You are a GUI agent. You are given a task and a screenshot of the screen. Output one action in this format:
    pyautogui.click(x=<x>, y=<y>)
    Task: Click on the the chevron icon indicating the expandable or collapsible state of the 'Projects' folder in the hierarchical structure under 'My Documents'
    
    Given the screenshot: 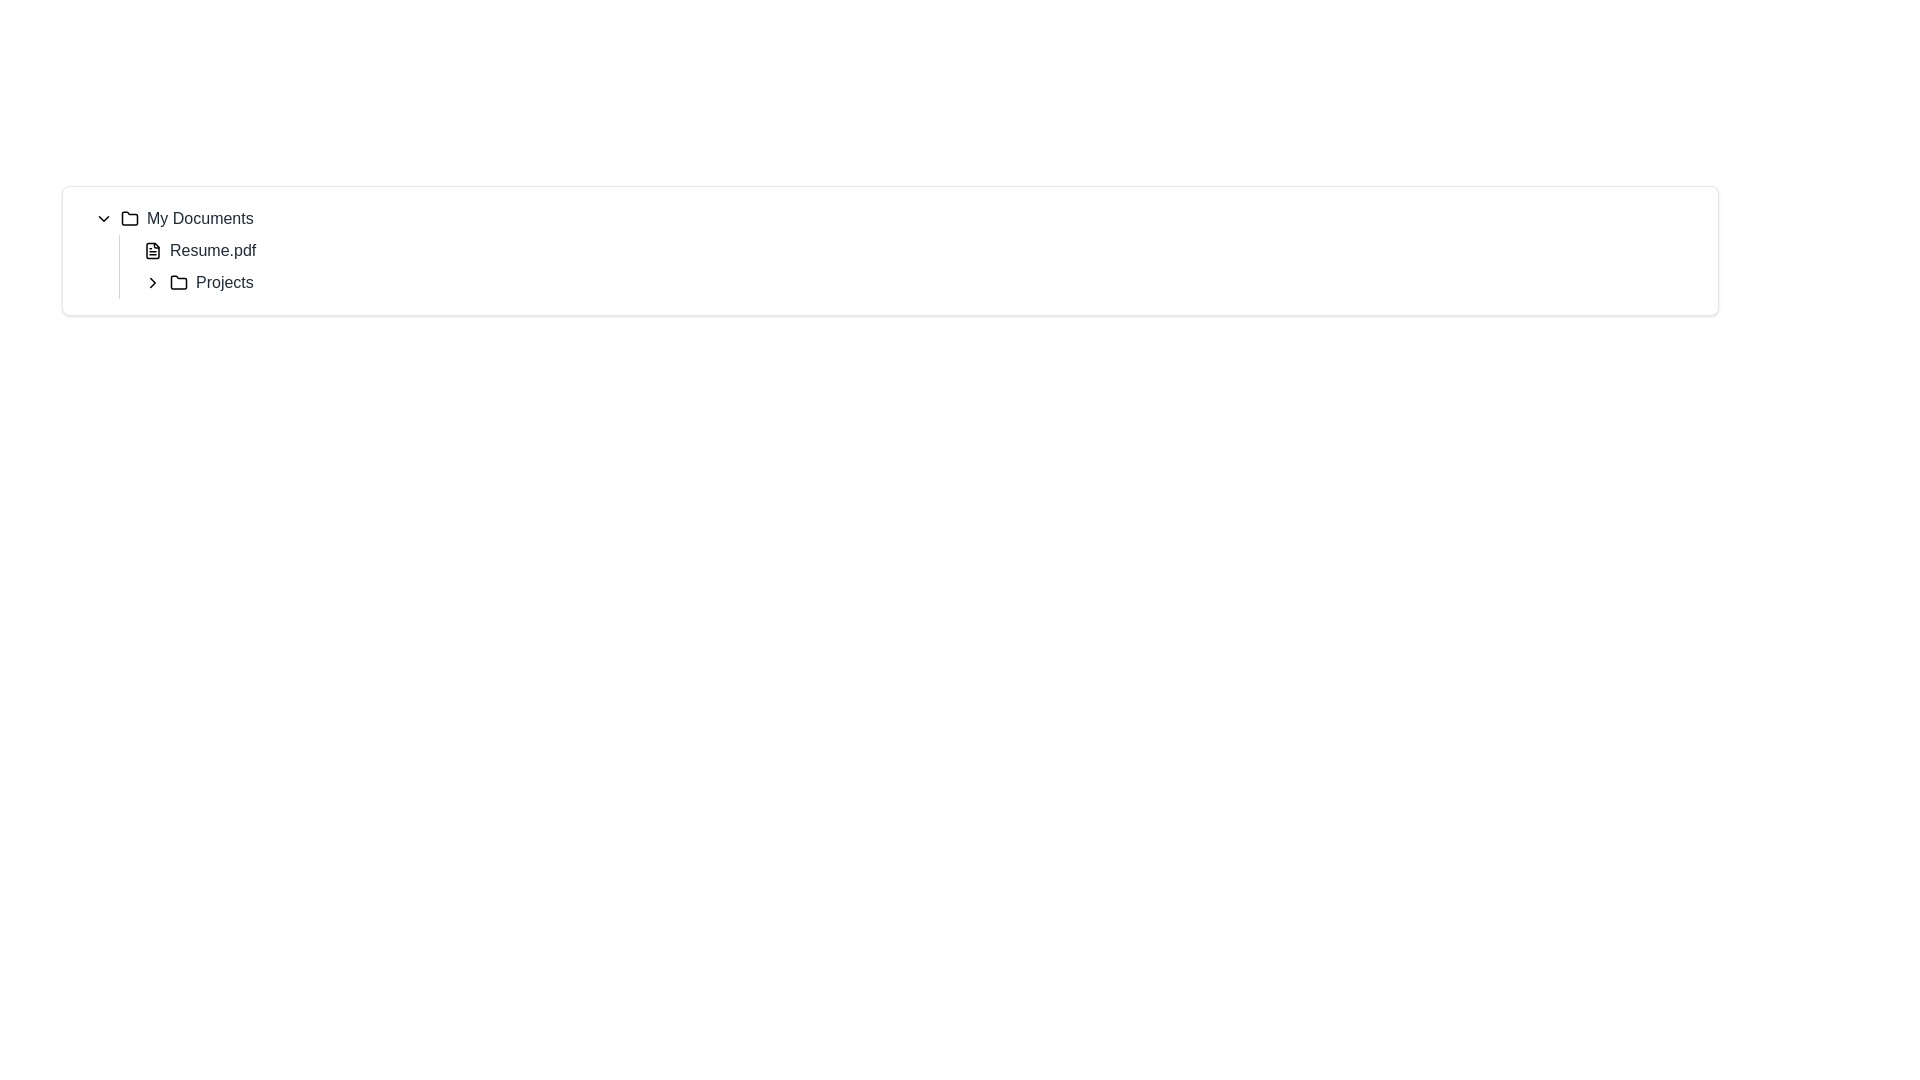 What is the action you would take?
    pyautogui.click(x=152, y=282)
    